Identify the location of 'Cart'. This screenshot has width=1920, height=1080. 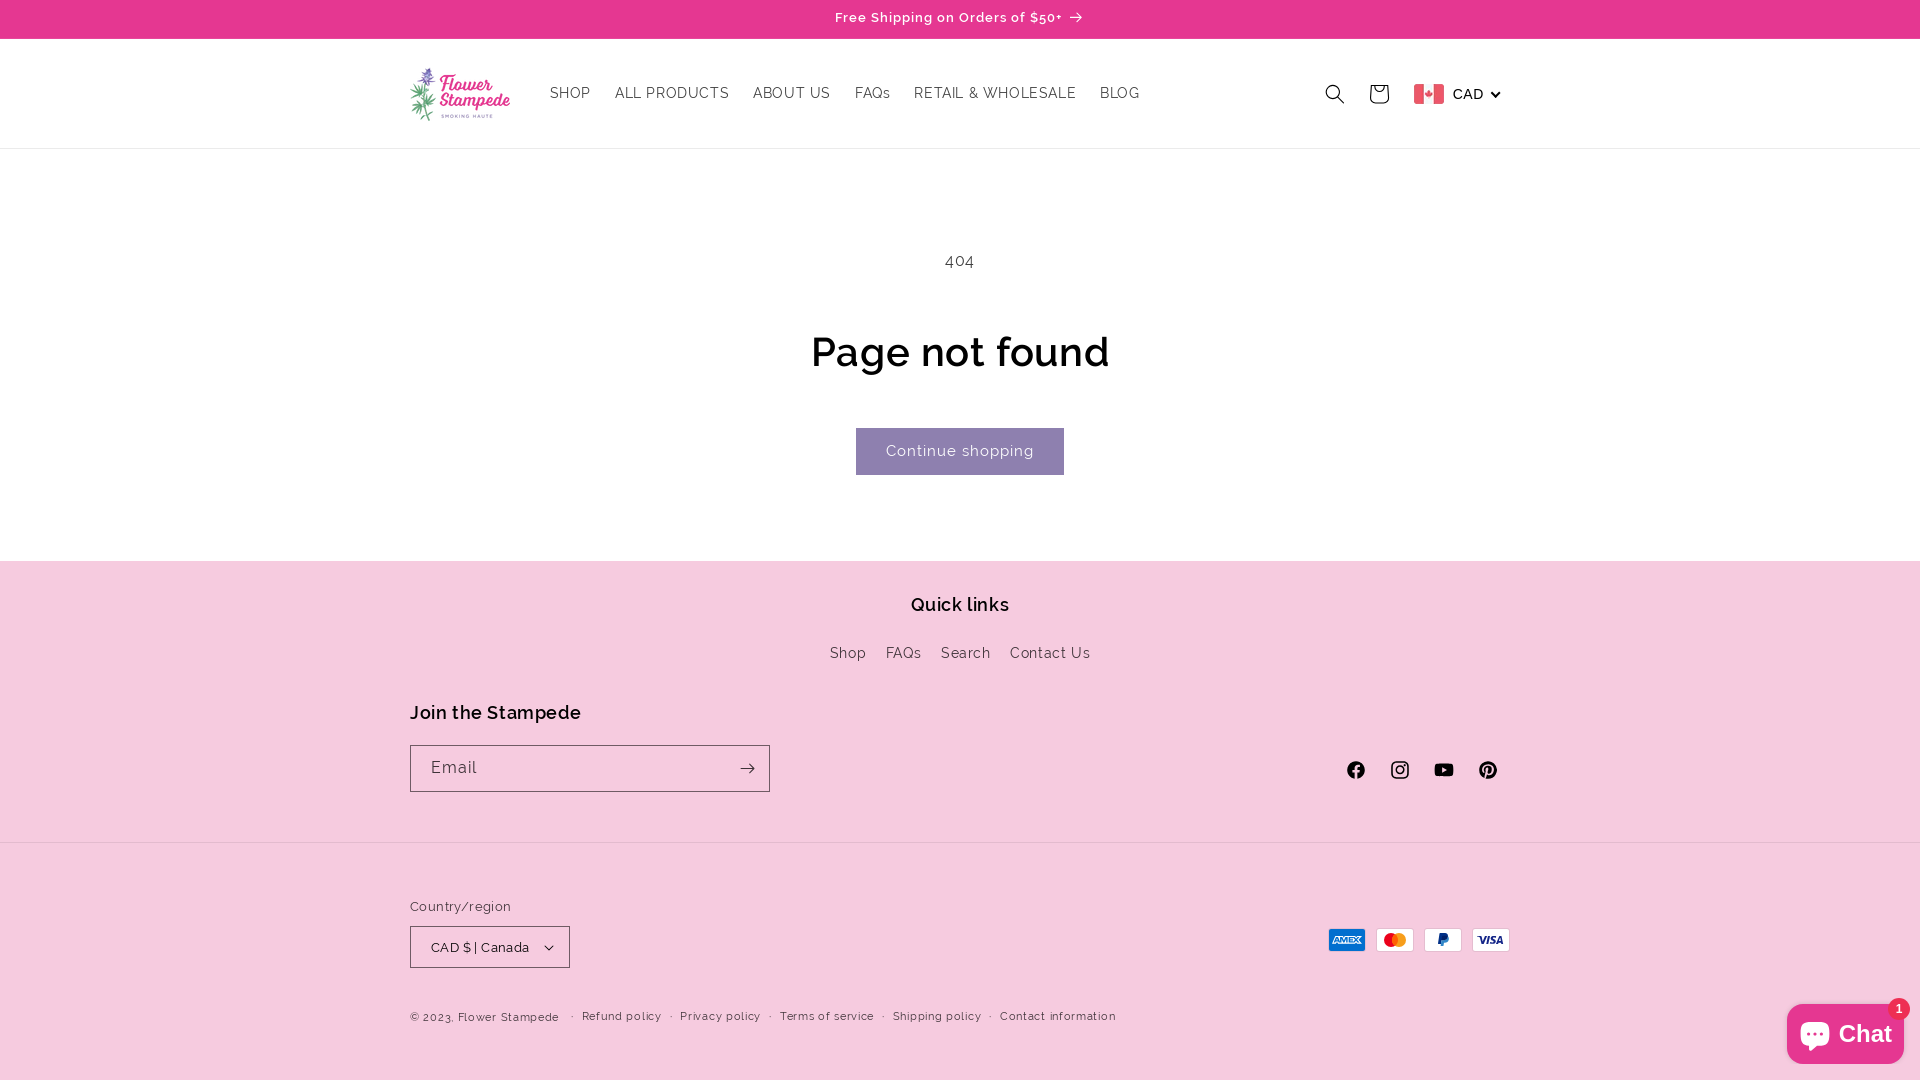
(1377, 93).